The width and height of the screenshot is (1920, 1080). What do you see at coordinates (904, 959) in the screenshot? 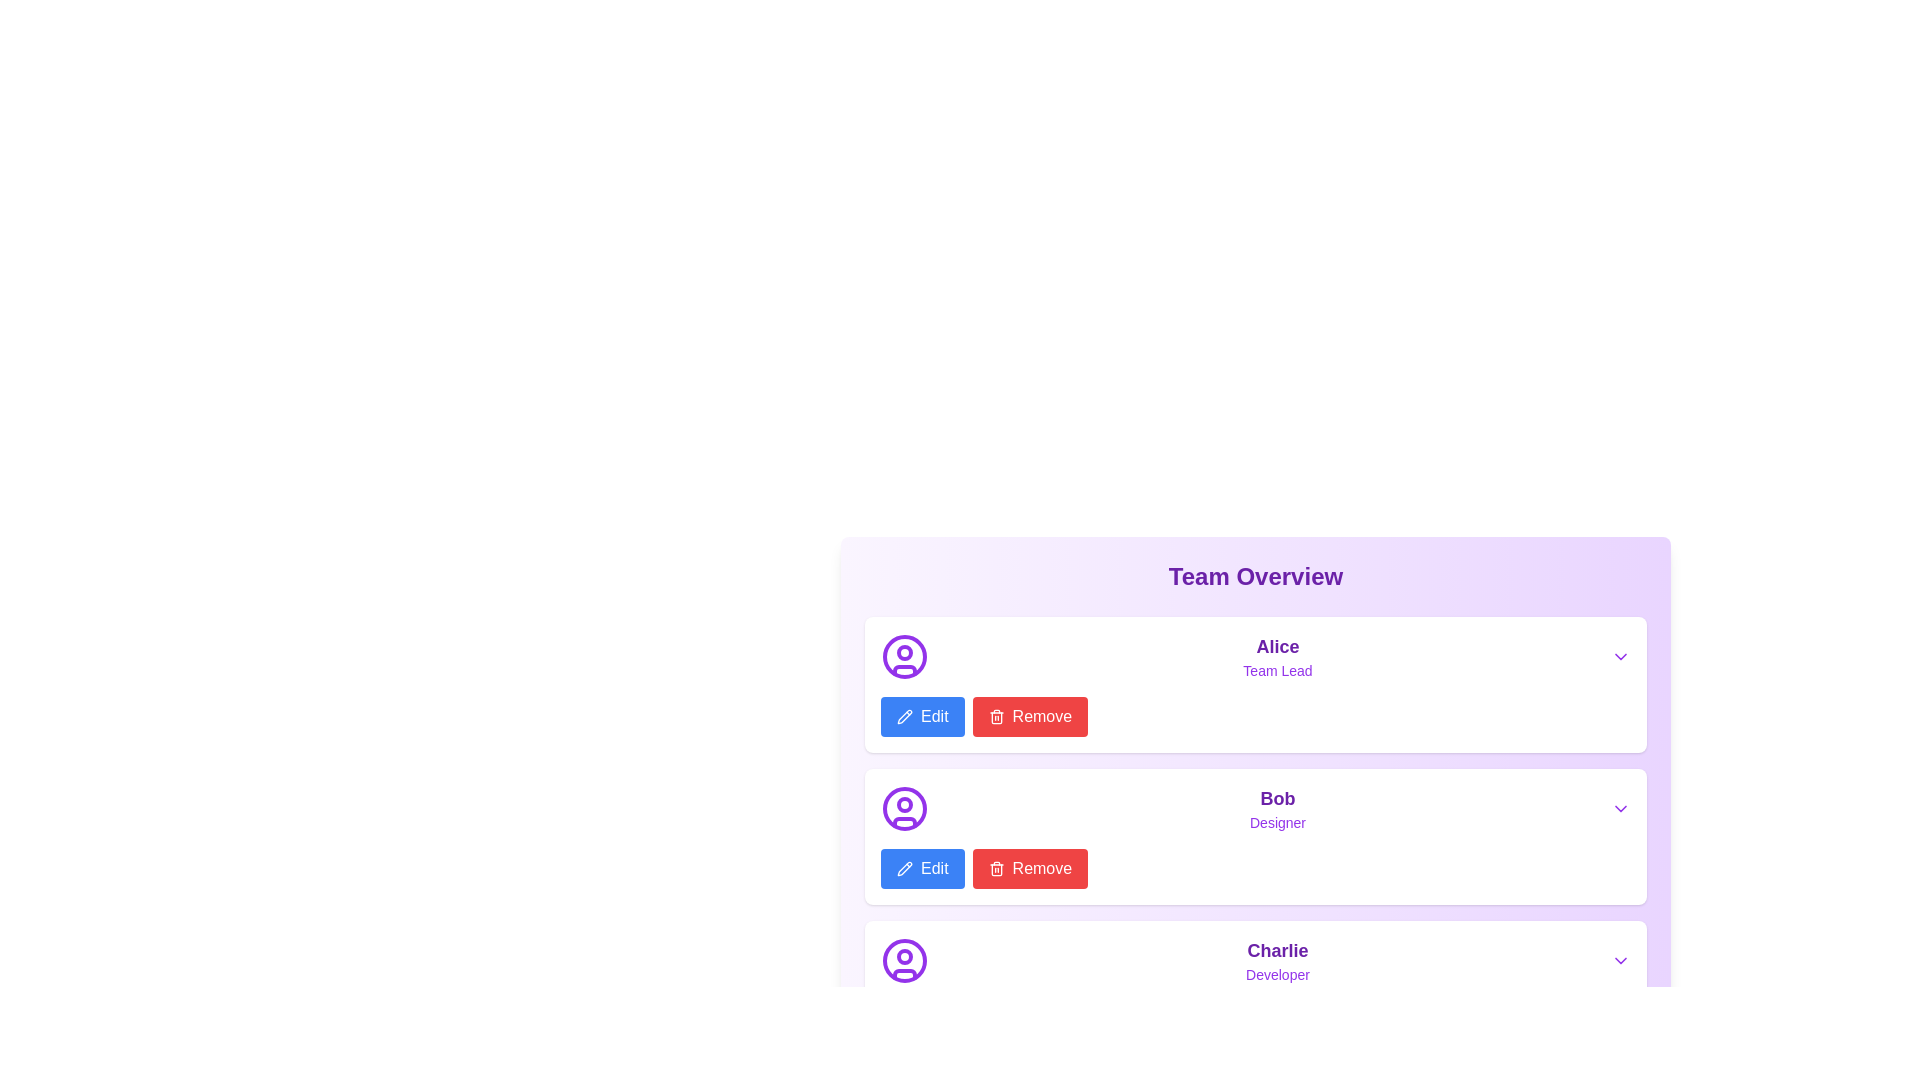
I see `the user profile icon for the team member 'Charlie' in the 'Team Overview' section, which is a purple circle icon located to the left of the text 'Charlie' and adjacent to the 'Edit' and 'Remove' buttons` at bounding box center [904, 959].